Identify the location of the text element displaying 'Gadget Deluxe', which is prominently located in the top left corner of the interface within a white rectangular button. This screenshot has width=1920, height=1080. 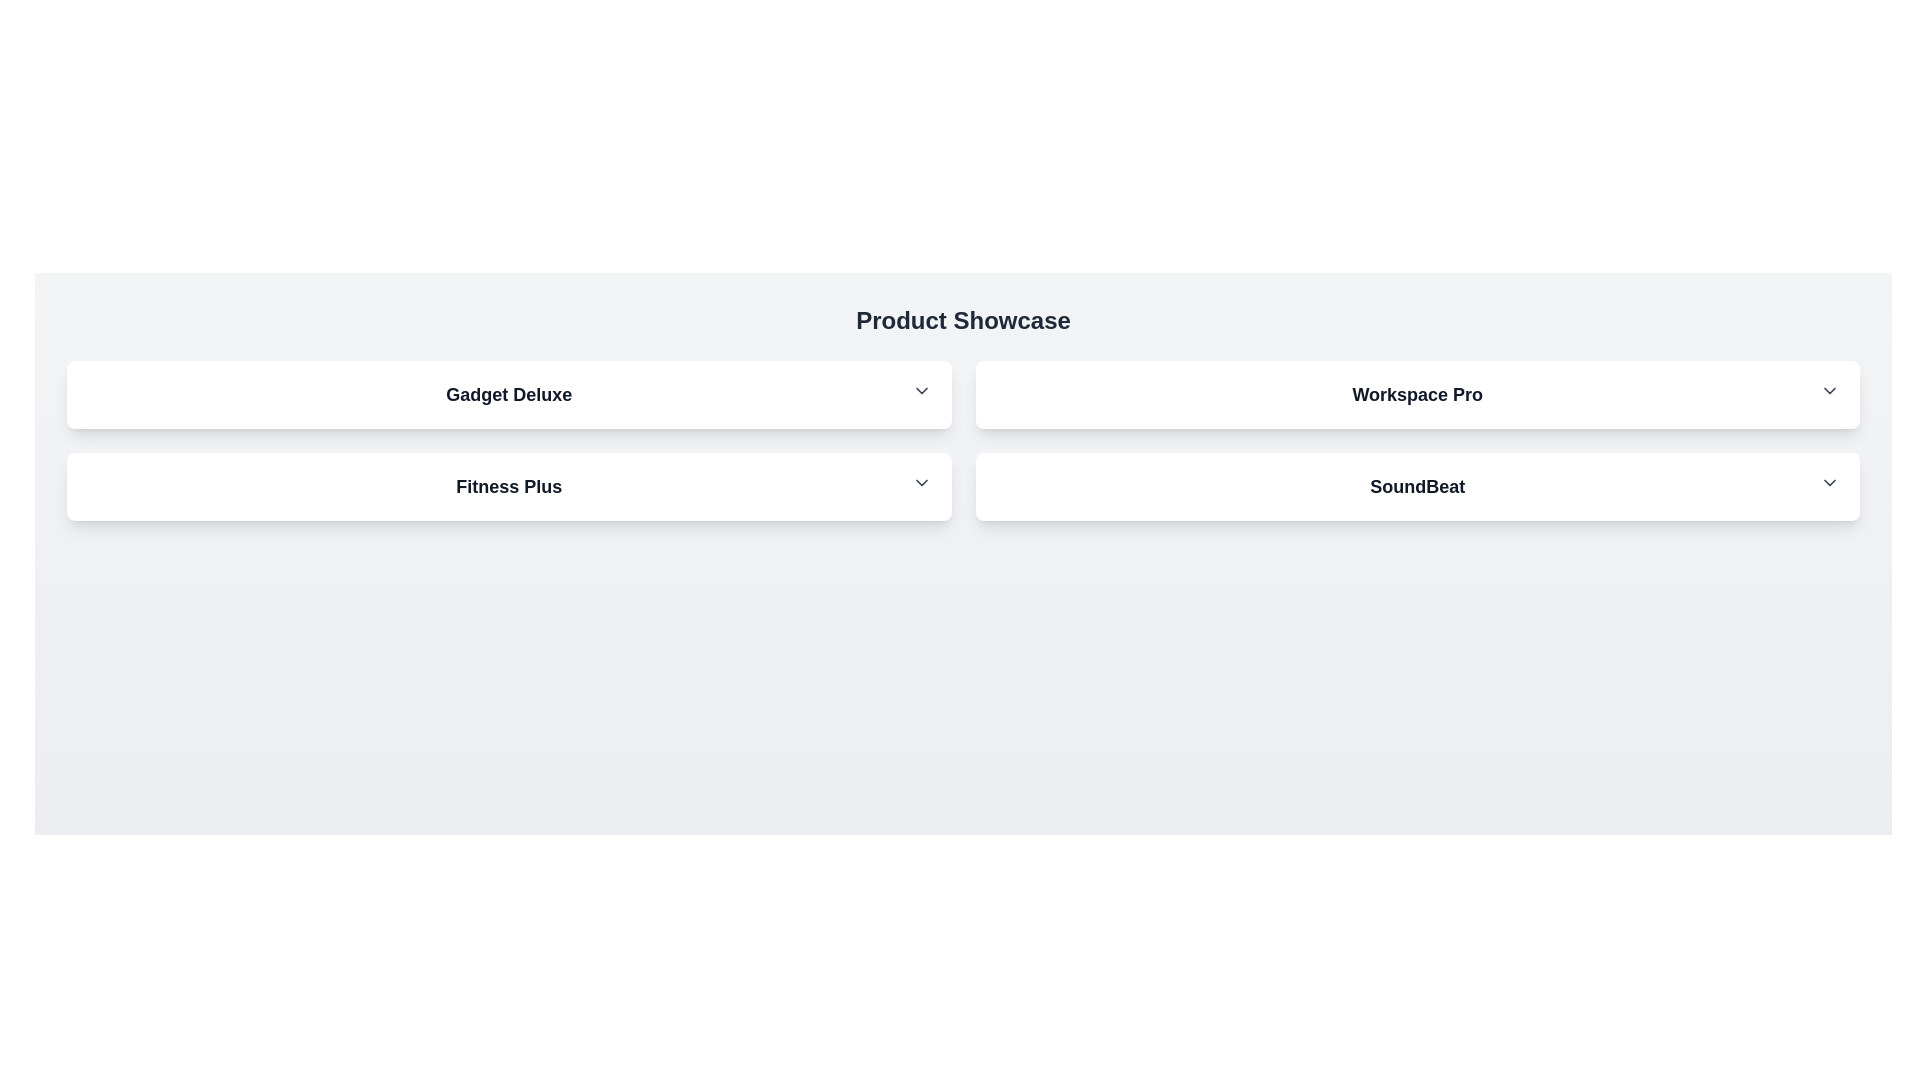
(509, 394).